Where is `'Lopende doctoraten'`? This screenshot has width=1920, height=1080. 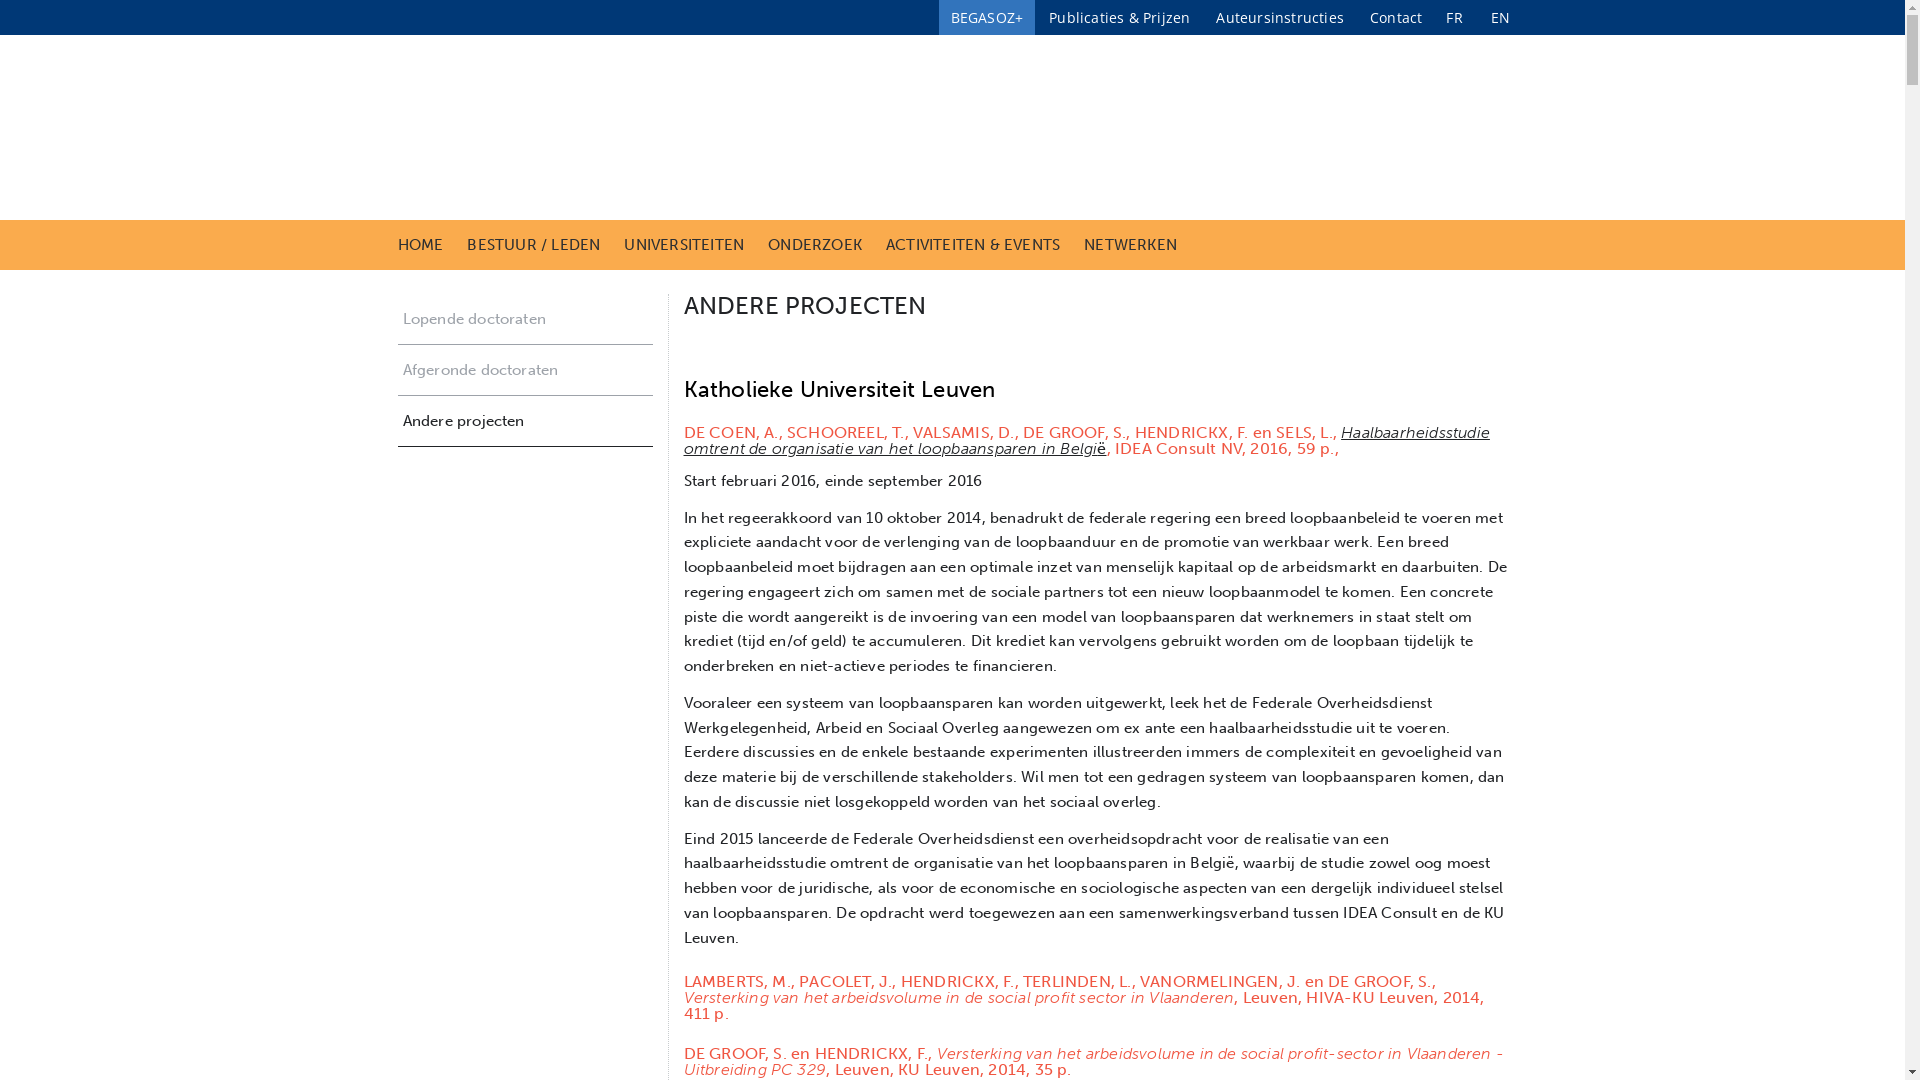 'Lopende doctoraten' is located at coordinates (398, 318).